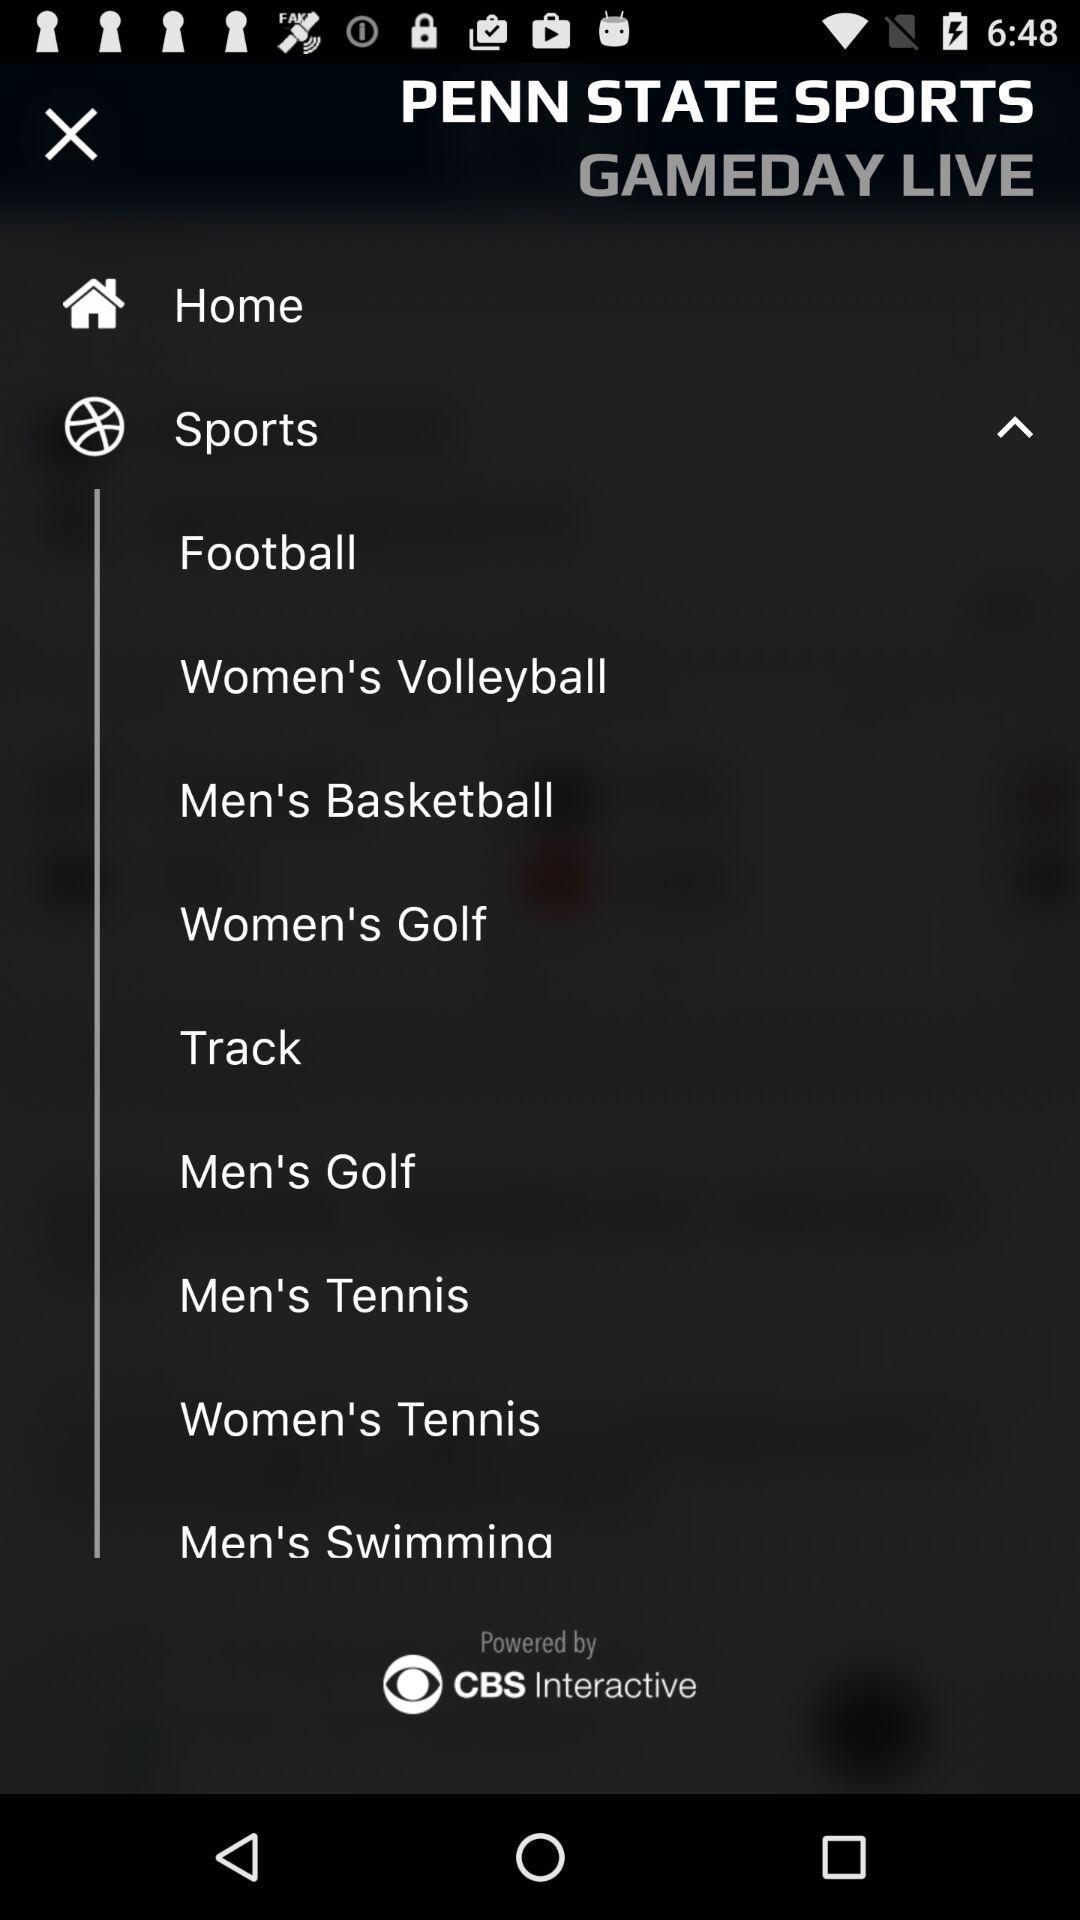  I want to click on the close icon, so click(70, 142).